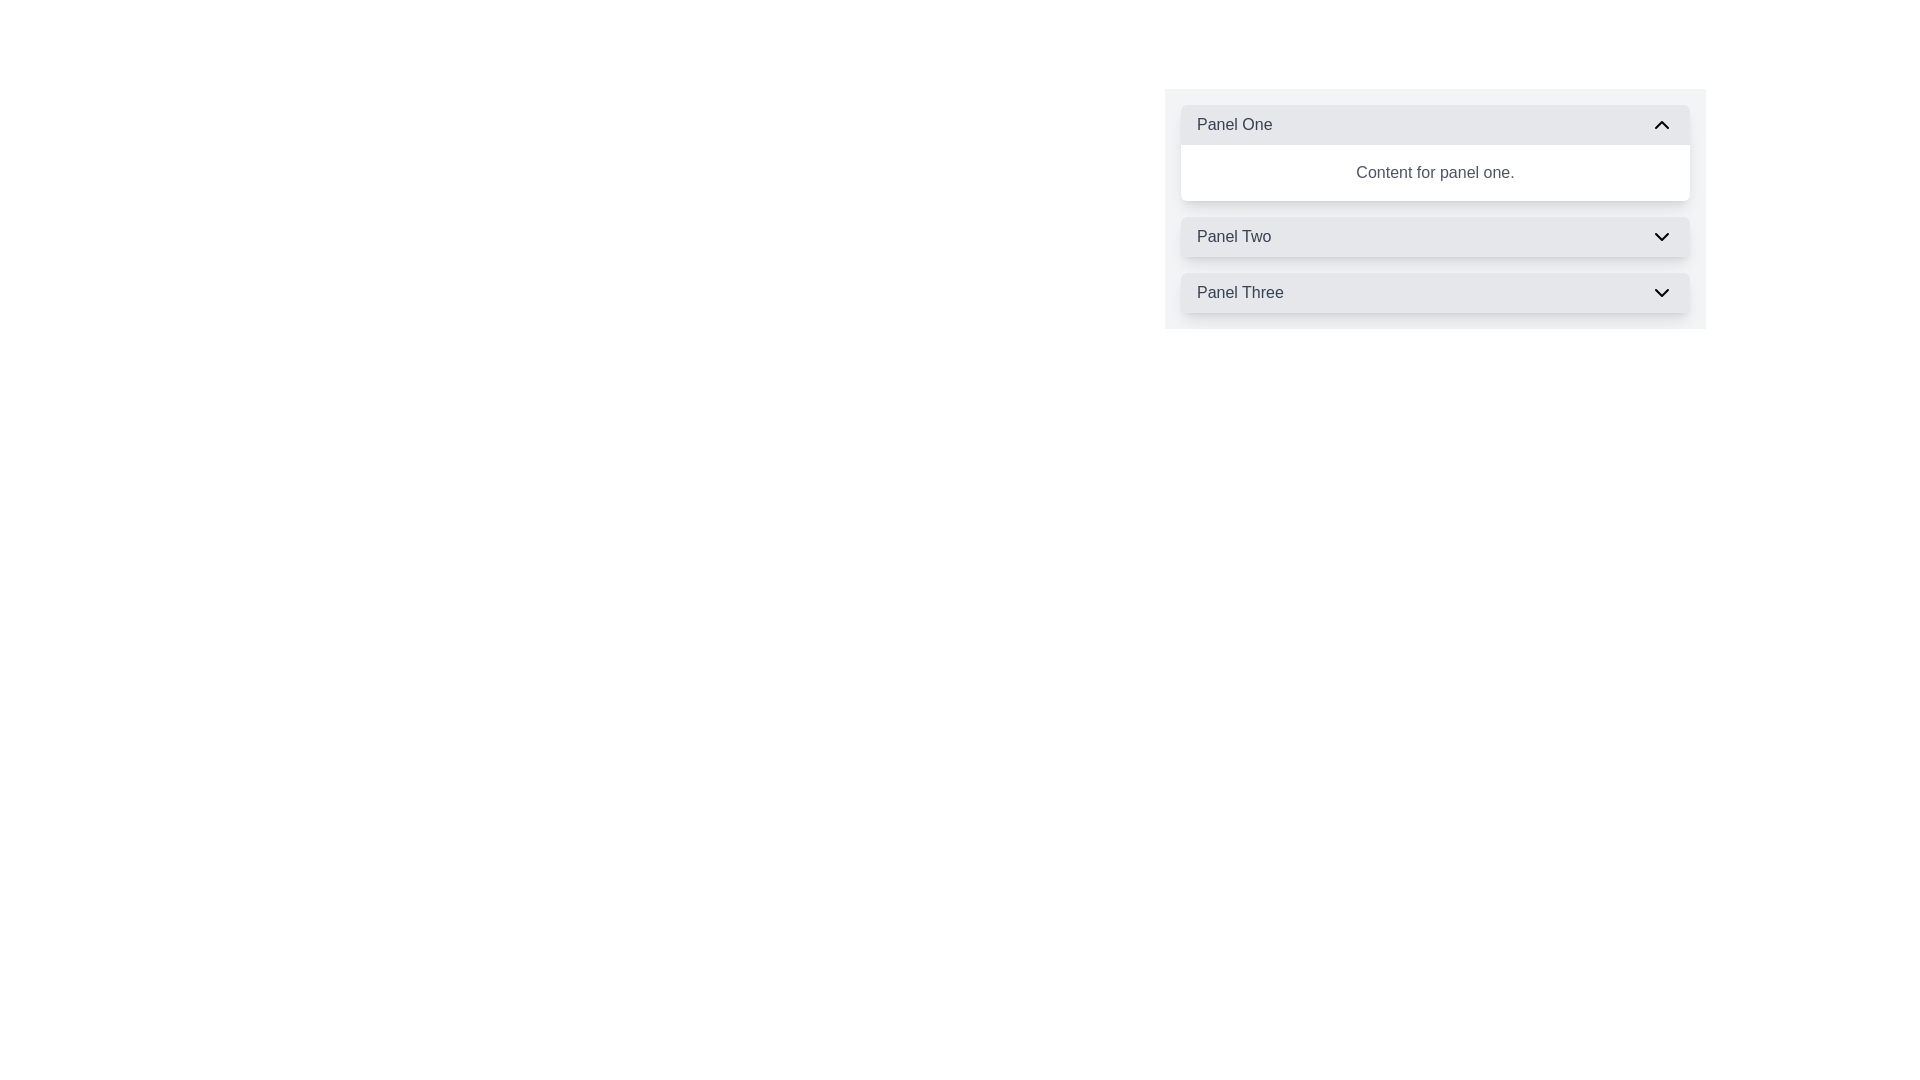 This screenshot has height=1080, width=1920. What do you see at coordinates (1661, 124) in the screenshot?
I see `the chevron icon located in the far-right portion of the header for the 'Panel One' section` at bounding box center [1661, 124].